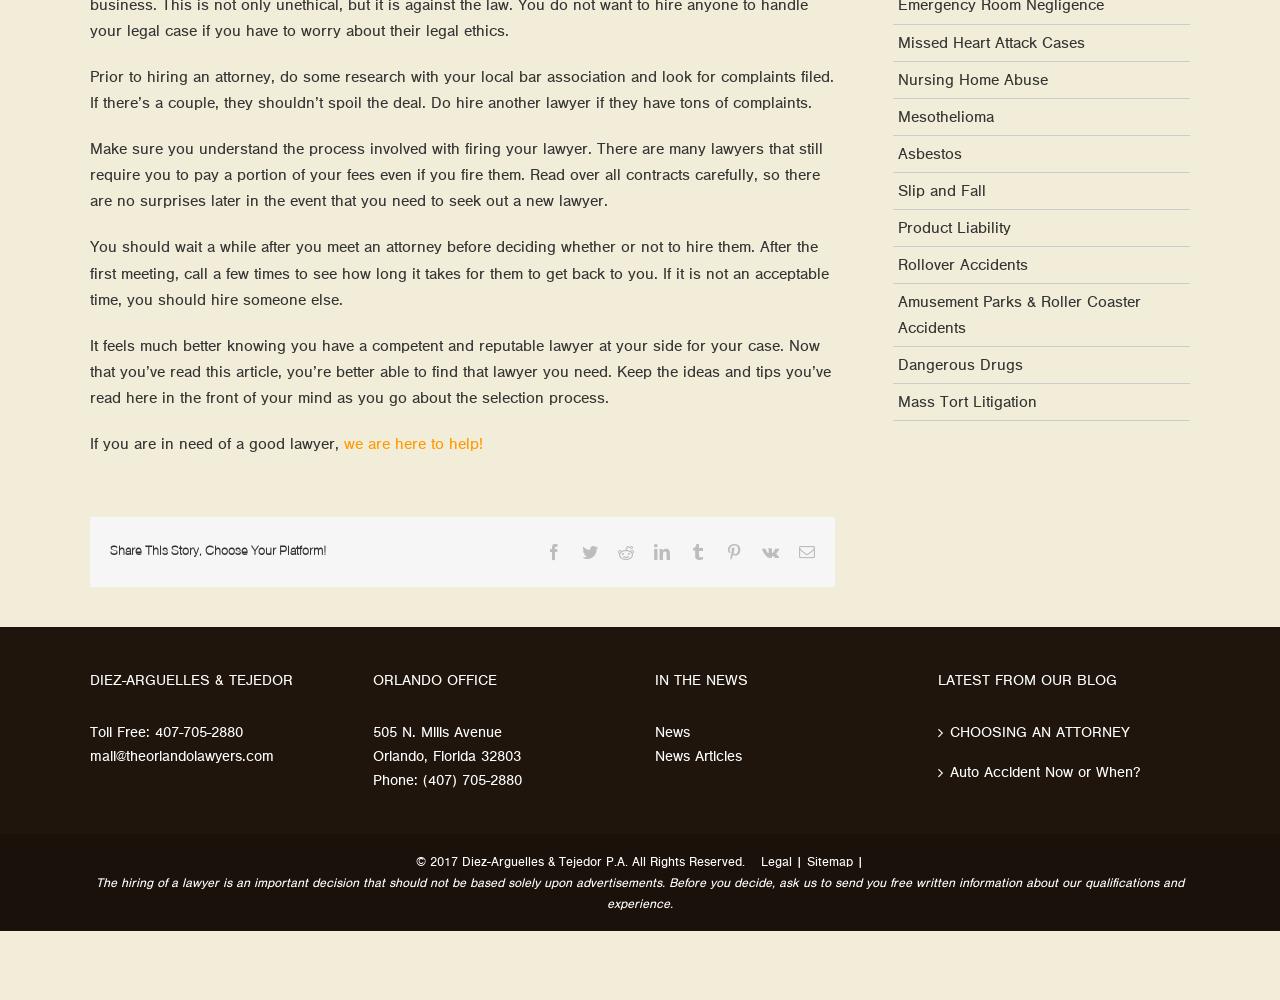  What do you see at coordinates (953, 226) in the screenshot?
I see `'Product Liability'` at bounding box center [953, 226].